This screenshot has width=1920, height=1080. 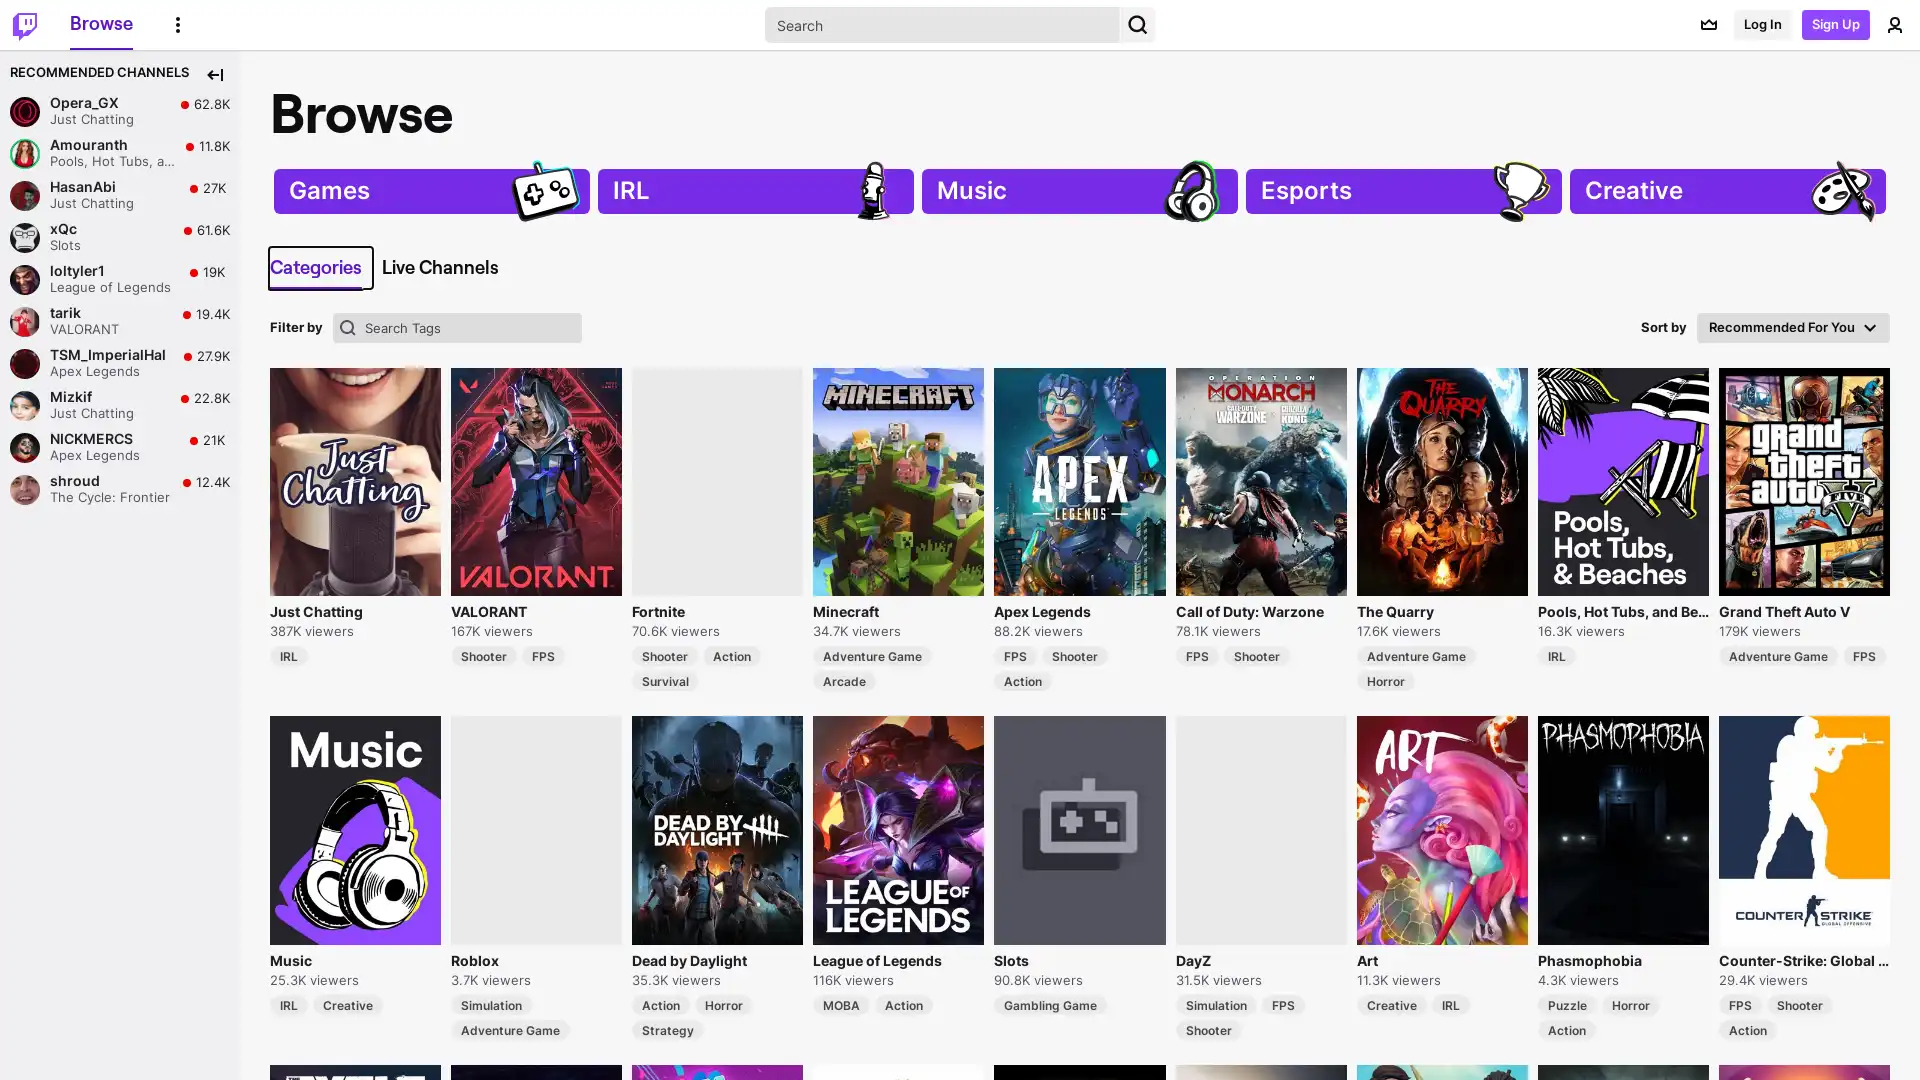 I want to click on Survival, so click(x=665, y=680).